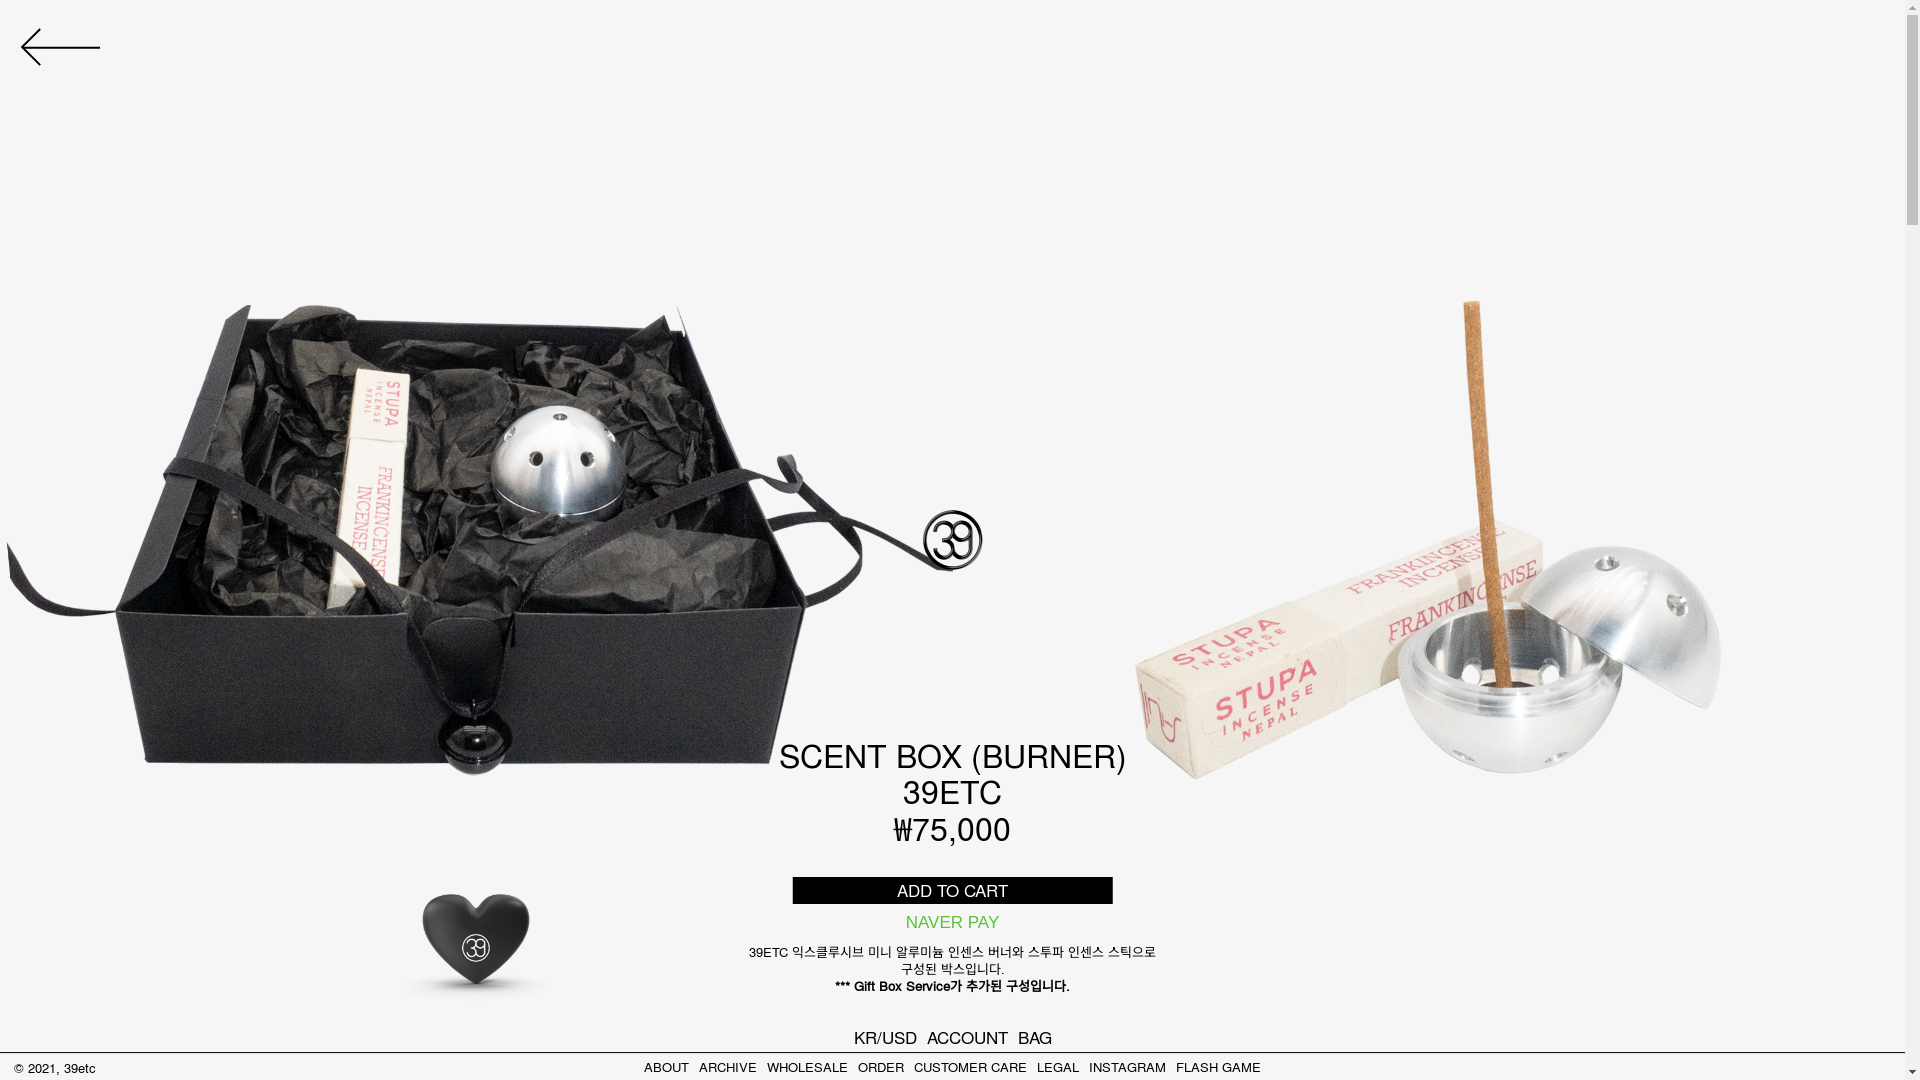 Image resolution: width=1920 pixels, height=1080 pixels. Describe the element at coordinates (791, 889) in the screenshot. I see `'ADD TO CART'` at that location.